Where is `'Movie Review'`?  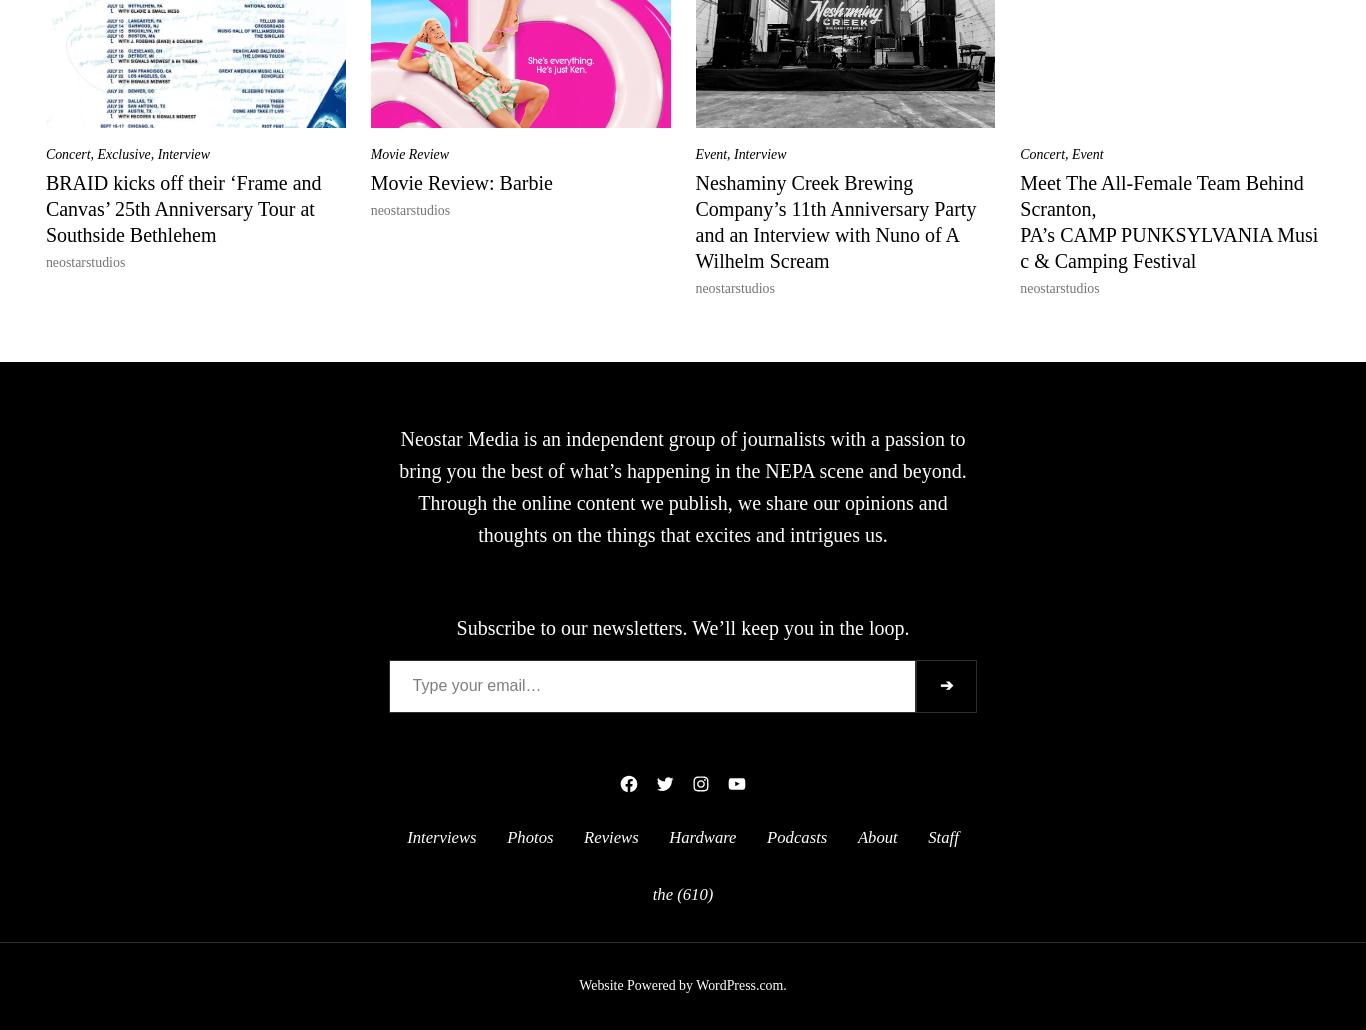 'Movie Review' is located at coordinates (407, 153).